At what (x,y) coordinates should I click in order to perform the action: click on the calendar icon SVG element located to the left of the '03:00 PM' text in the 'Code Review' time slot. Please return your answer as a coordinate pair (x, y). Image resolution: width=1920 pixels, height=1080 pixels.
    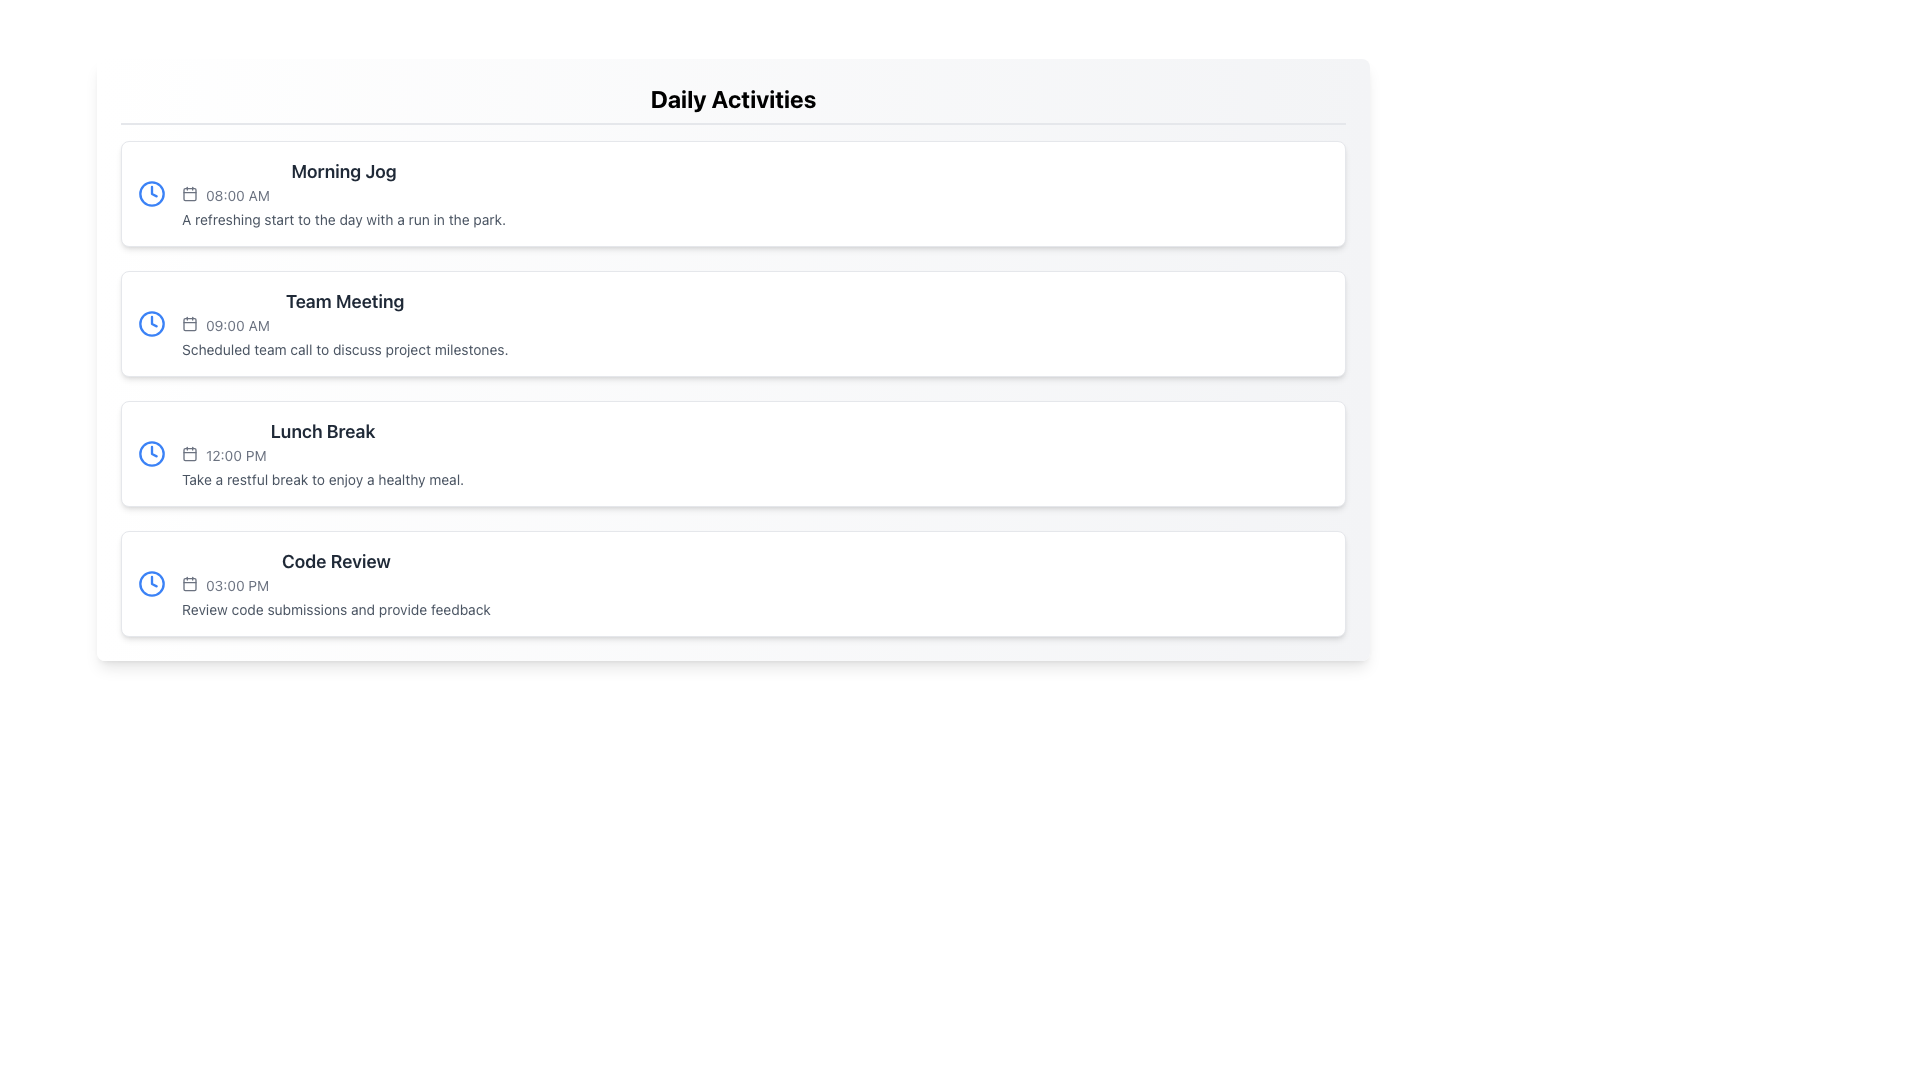
    Looking at the image, I should click on (190, 583).